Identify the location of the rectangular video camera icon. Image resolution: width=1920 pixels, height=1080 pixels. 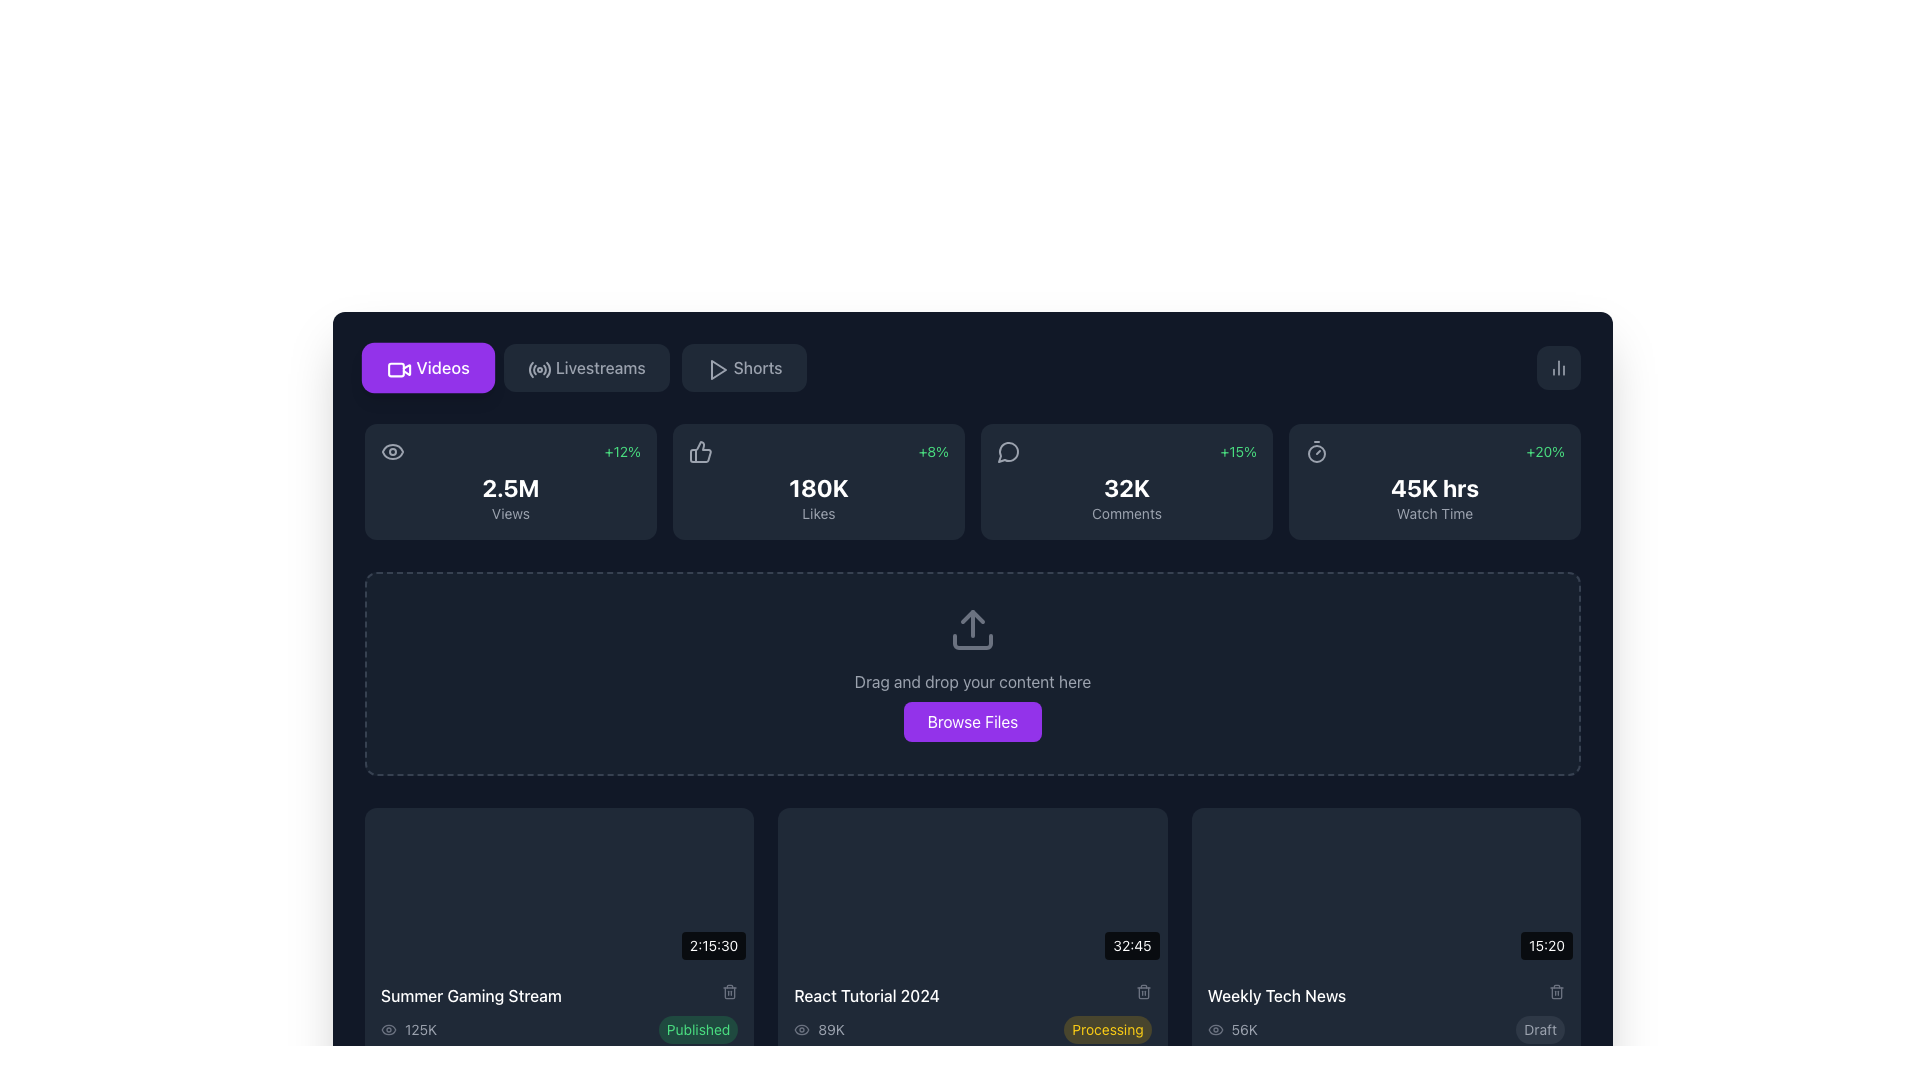
(397, 367).